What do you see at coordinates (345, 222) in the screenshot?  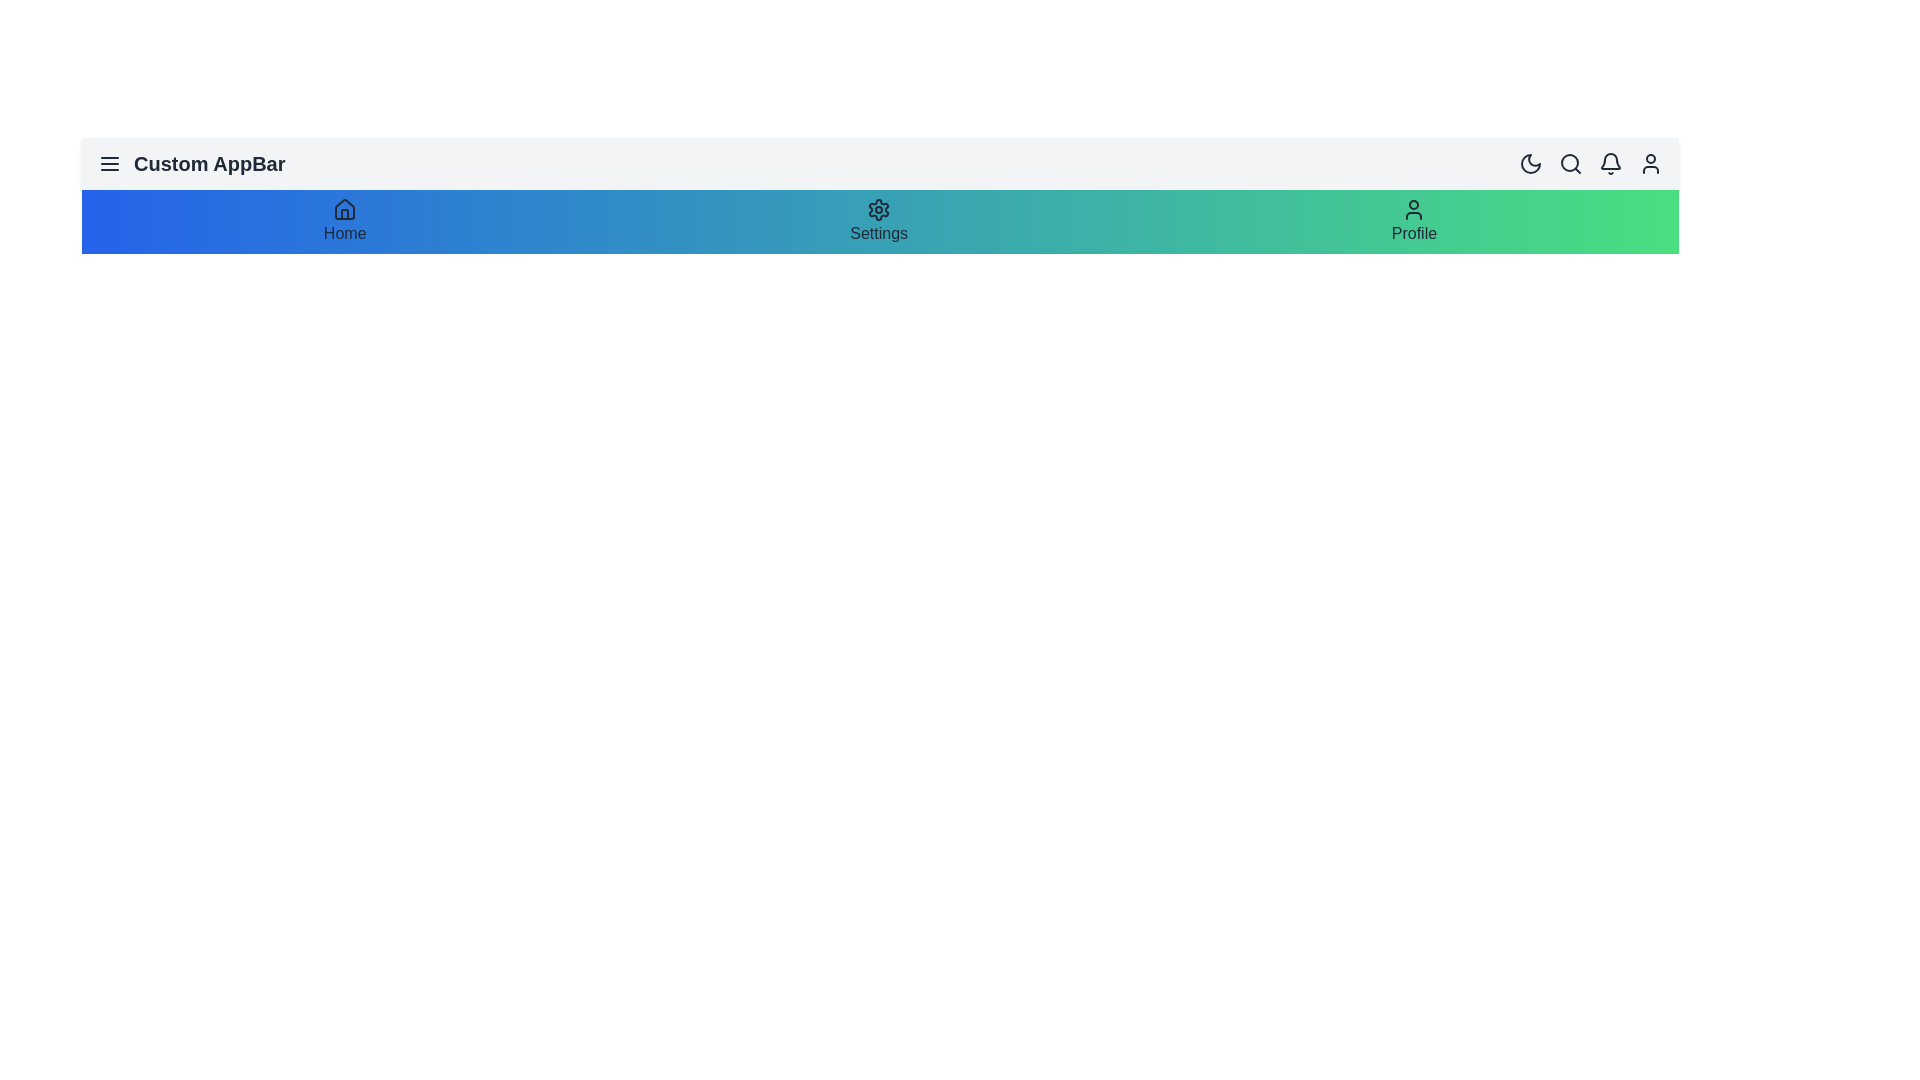 I see `the Home button in the navigation bar` at bounding box center [345, 222].